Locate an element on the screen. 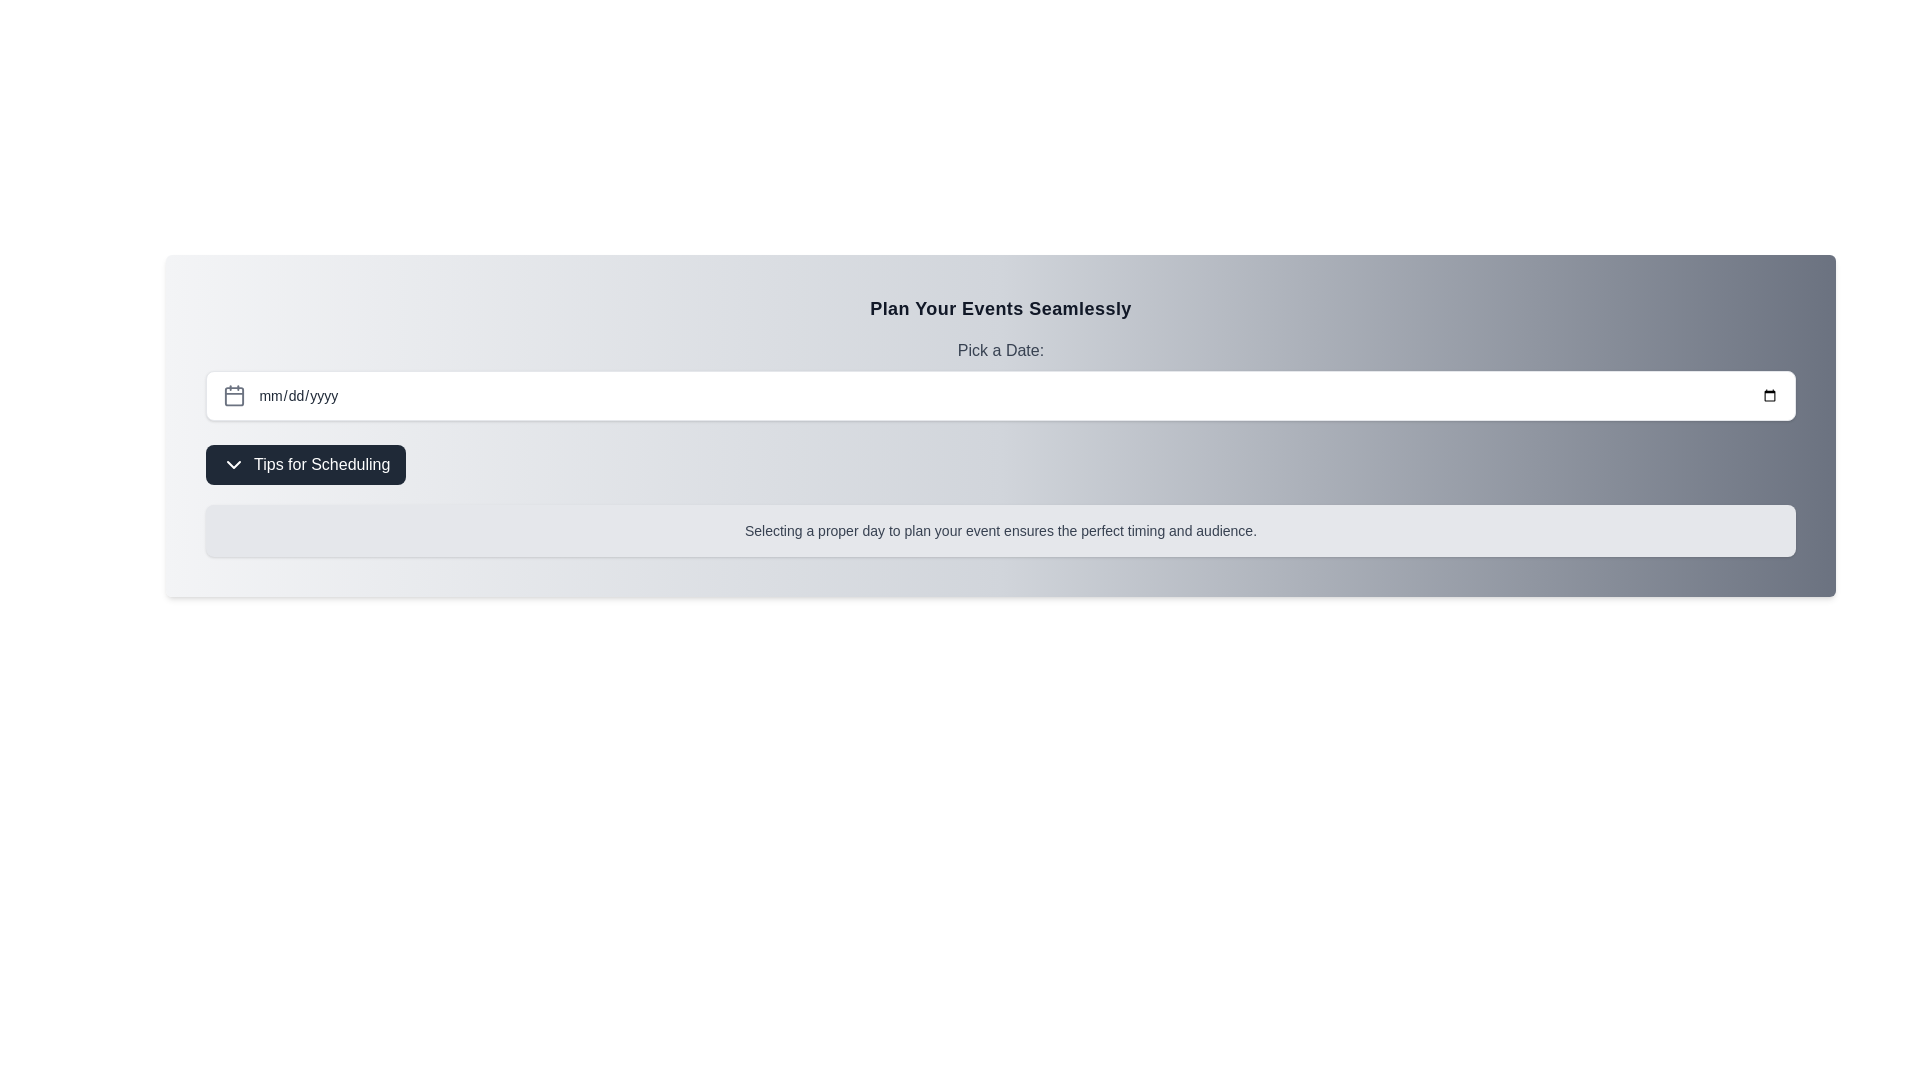 This screenshot has height=1080, width=1920. the button with a dark gray background and white text that reads 'Tips for Scheduling', located below the 'Pick a Date:' section is located at coordinates (305, 465).